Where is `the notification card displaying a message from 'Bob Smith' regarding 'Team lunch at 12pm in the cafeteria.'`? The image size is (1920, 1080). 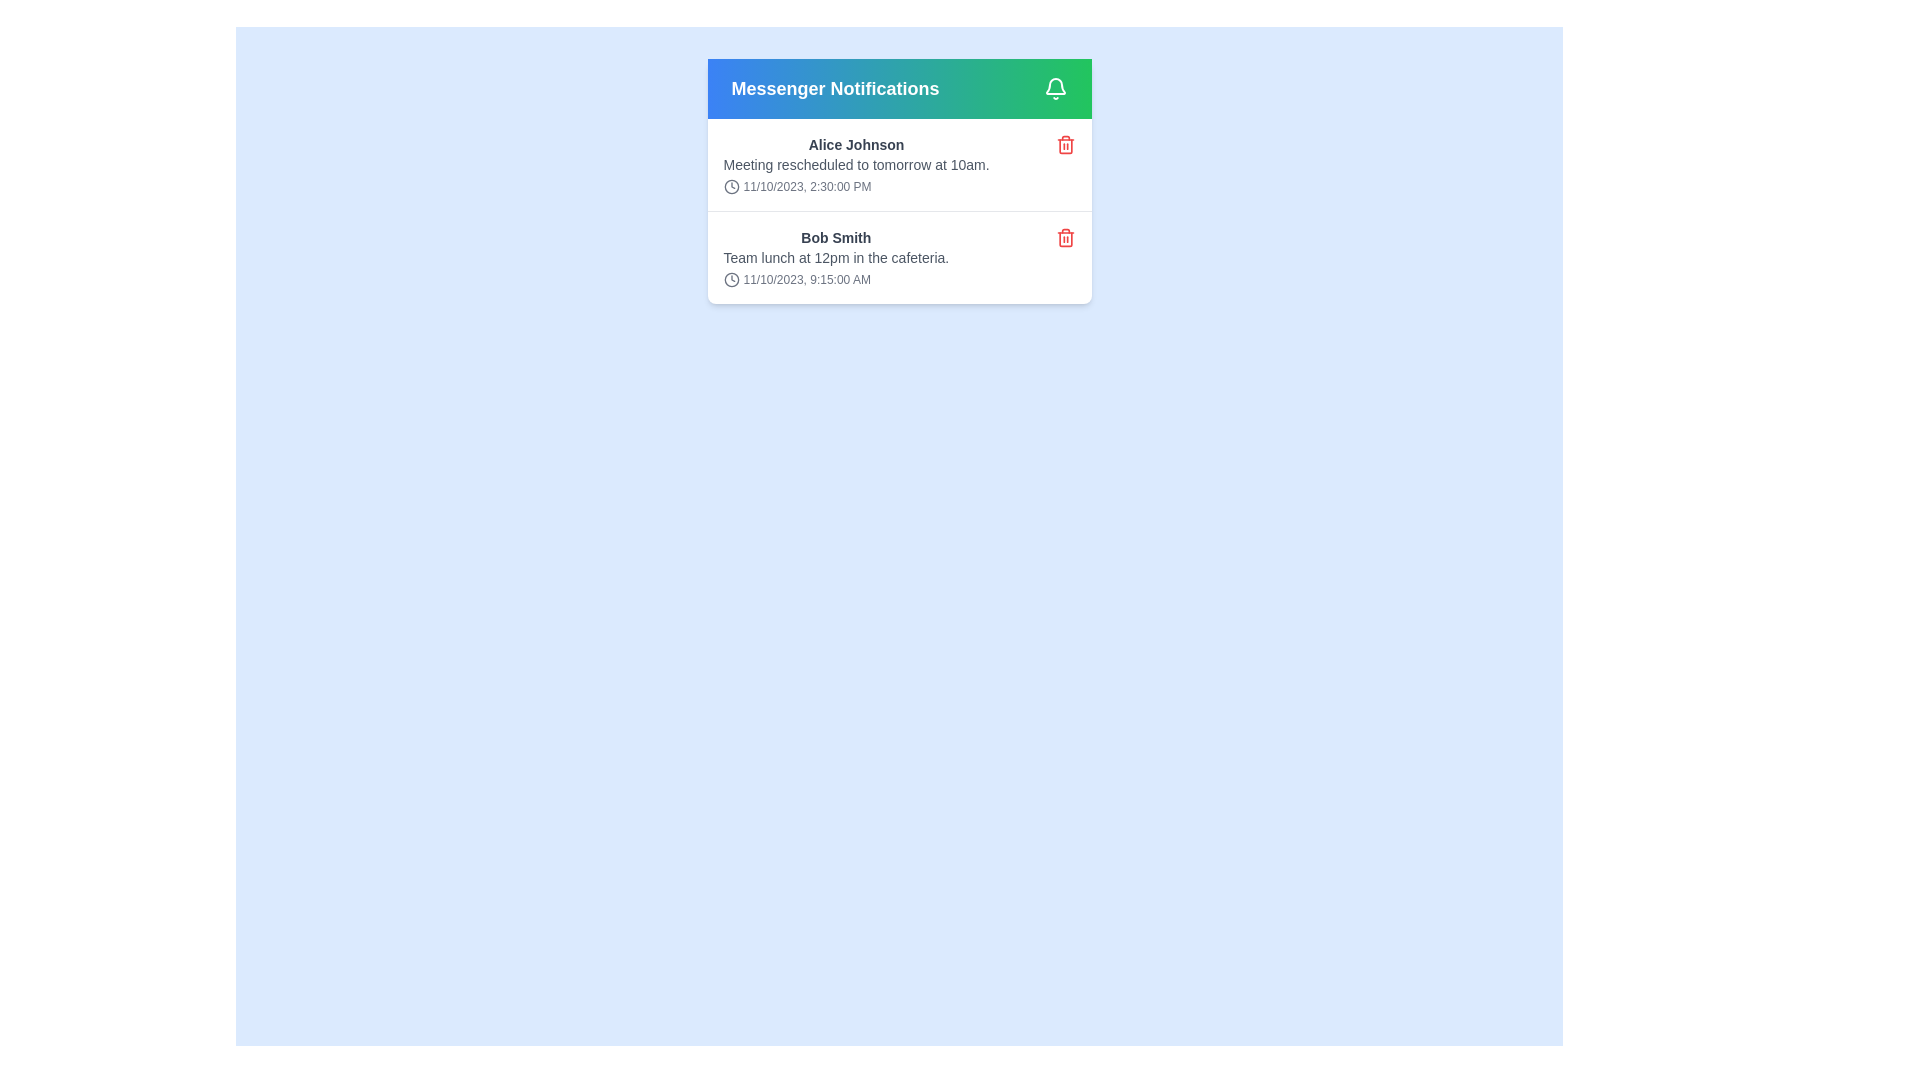 the notification card displaying a message from 'Bob Smith' regarding 'Team lunch at 12pm in the cafeteria.' is located at coordinates (836, 257).